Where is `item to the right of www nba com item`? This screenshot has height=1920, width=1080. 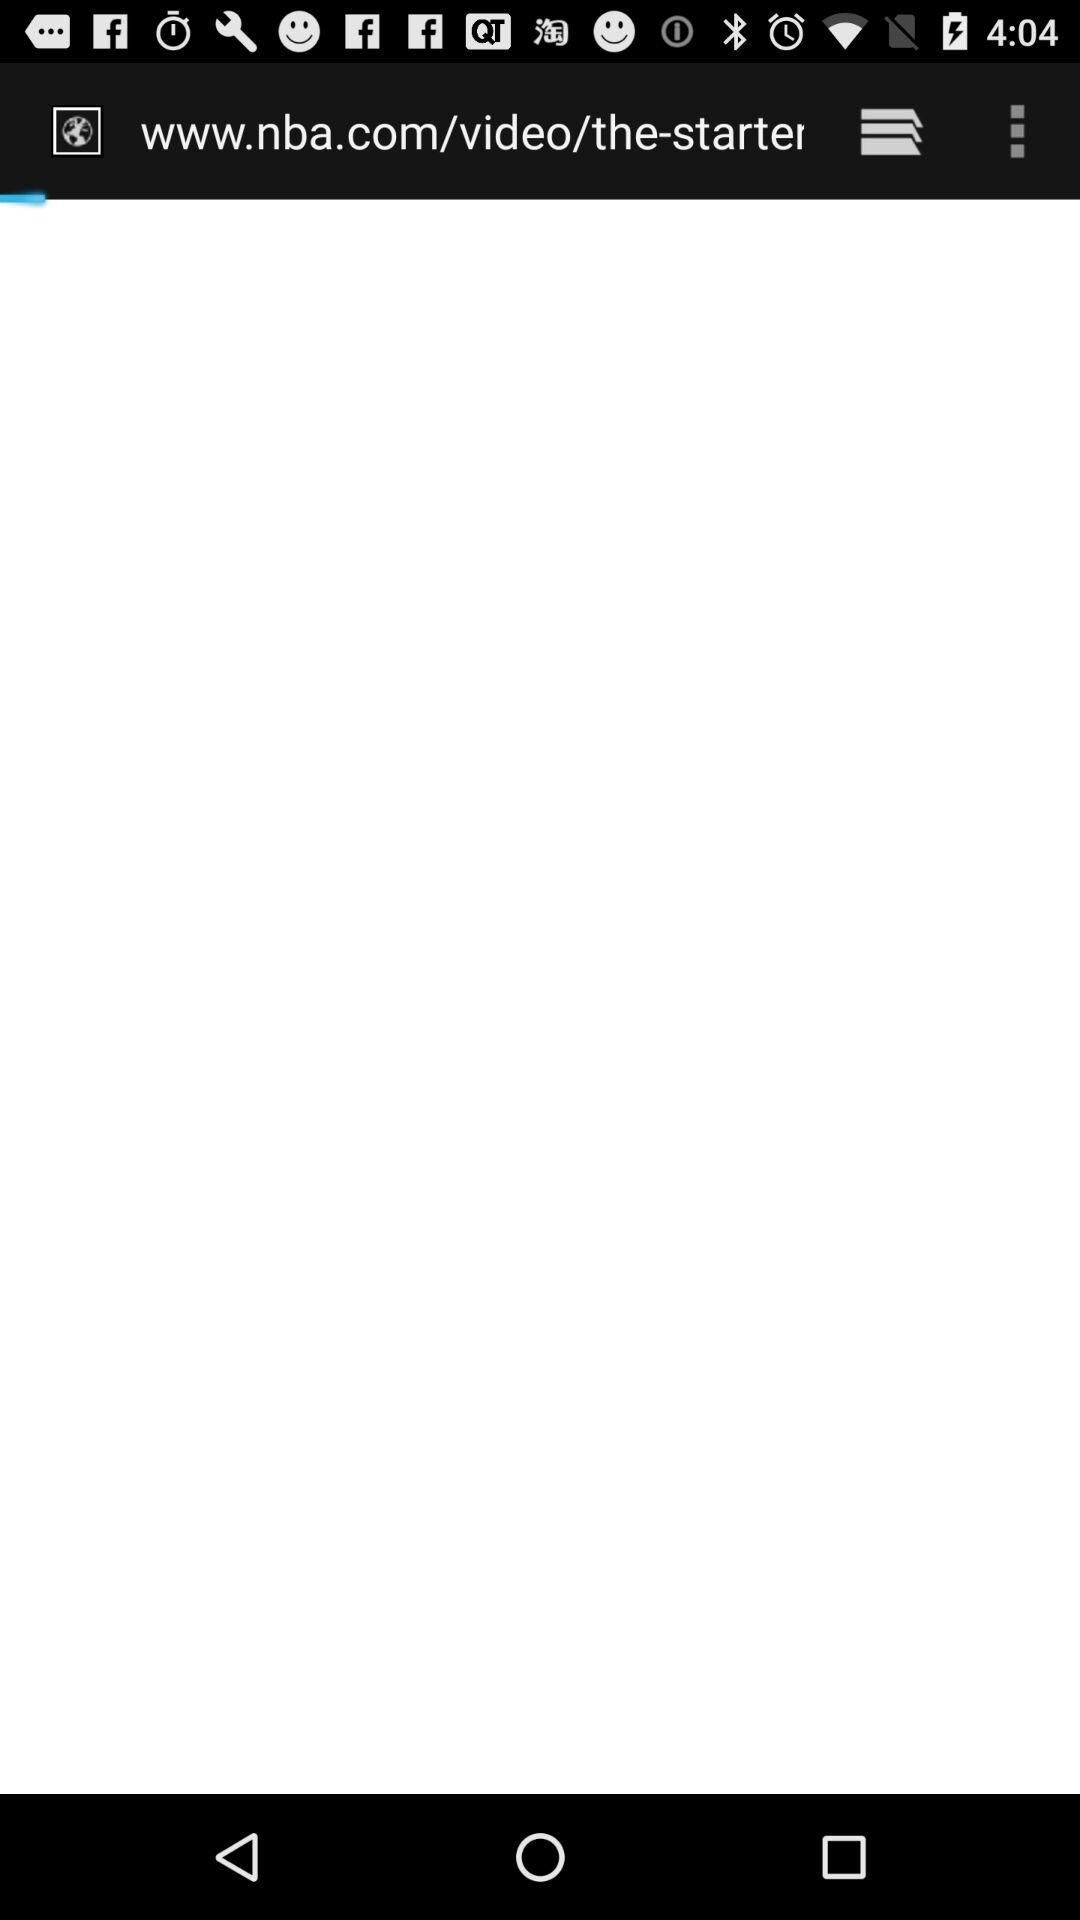
item to the right of www nba com item is located at coordinates (890, 130).